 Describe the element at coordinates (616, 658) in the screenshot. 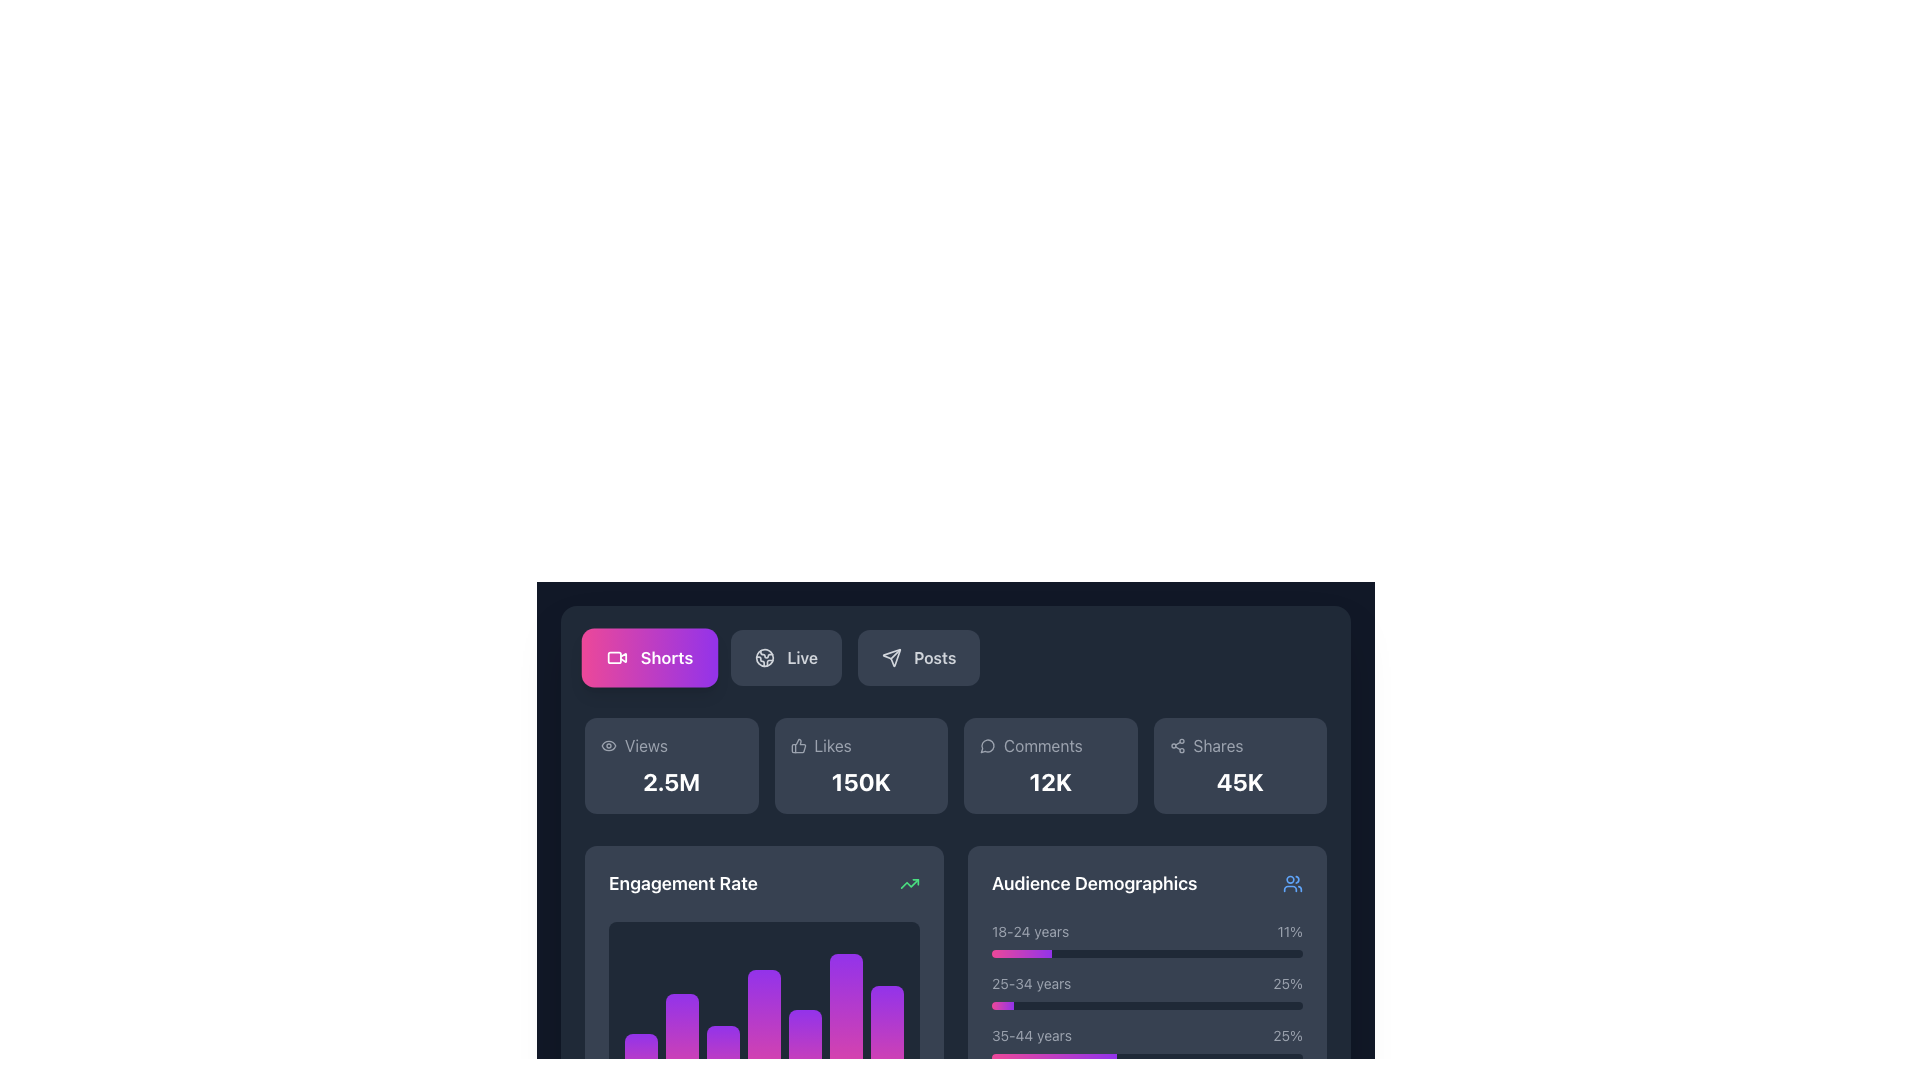

I see `the video camera icon with a white outline on a bright pink background located within the 'Shorts' button at the top of the user interface` at that location.